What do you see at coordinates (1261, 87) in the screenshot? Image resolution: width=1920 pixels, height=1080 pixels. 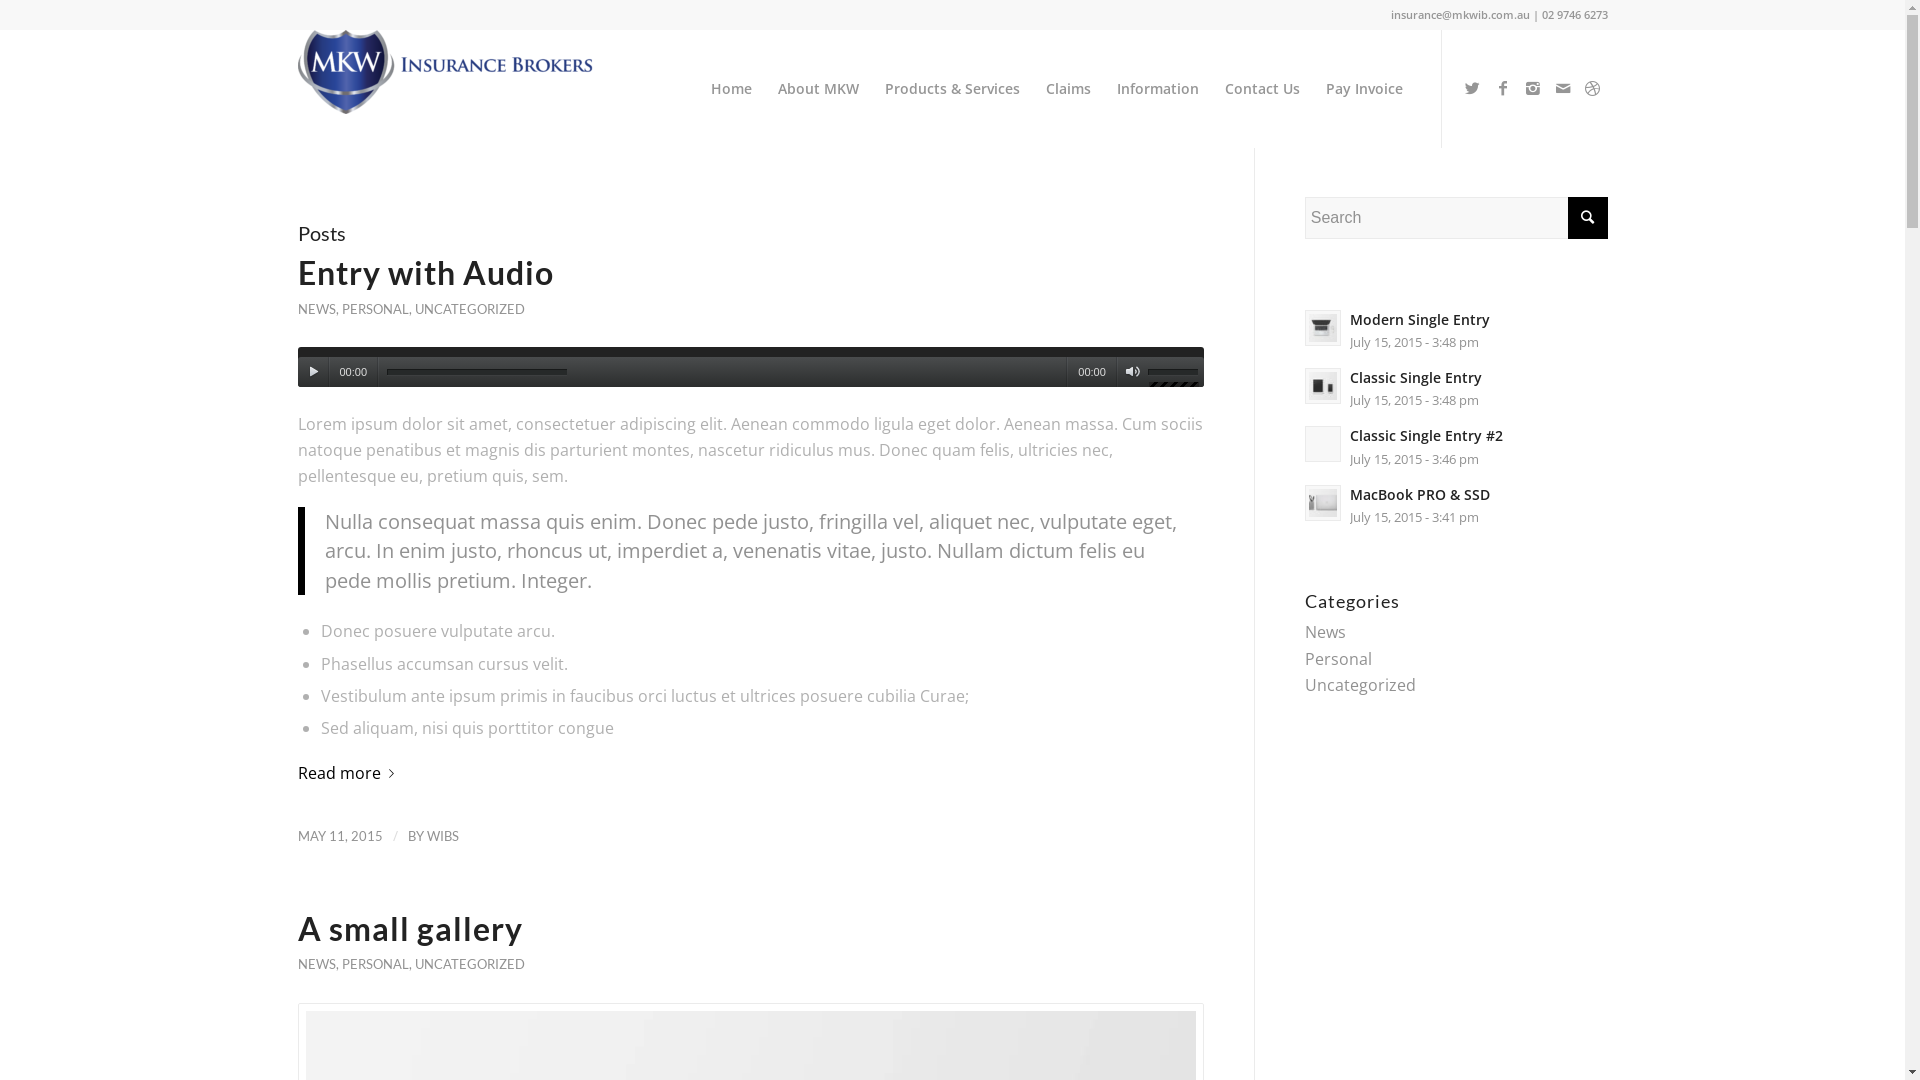 I see `'Contact Us'` at bounding box center [1261, 87].